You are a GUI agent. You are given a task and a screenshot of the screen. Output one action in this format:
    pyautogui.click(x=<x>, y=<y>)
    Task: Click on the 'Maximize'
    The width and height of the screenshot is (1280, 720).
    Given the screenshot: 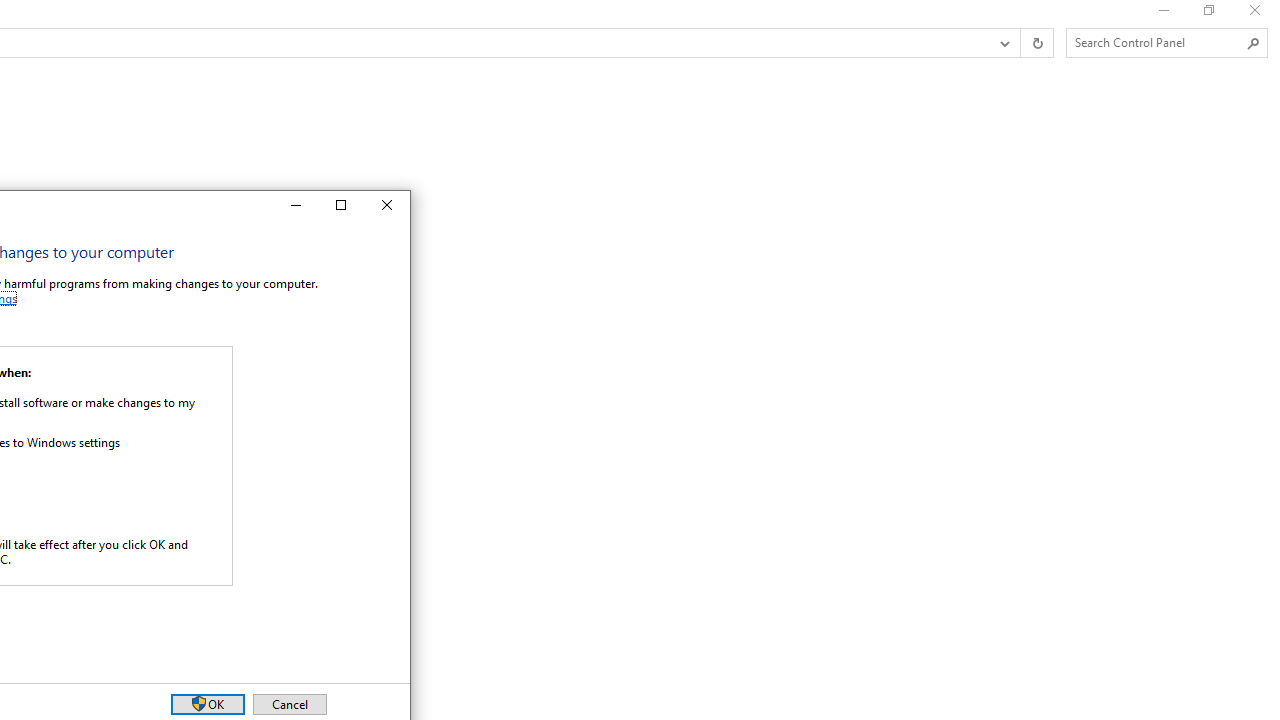 What is the action you would take?
    pyautogui.click(x=340, y=205)
    